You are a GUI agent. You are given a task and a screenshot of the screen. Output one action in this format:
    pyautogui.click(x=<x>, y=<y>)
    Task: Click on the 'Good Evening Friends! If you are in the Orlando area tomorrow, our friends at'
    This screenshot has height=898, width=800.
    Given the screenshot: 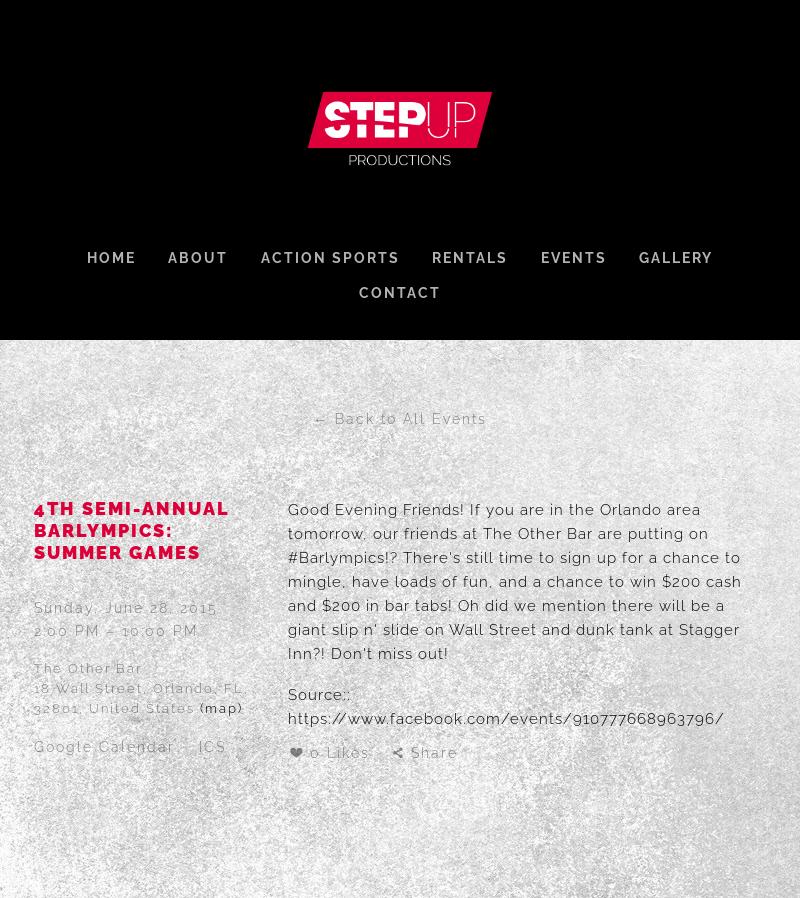 What is the action you would take?
    pyautogui.click(x=493, y=521)
    